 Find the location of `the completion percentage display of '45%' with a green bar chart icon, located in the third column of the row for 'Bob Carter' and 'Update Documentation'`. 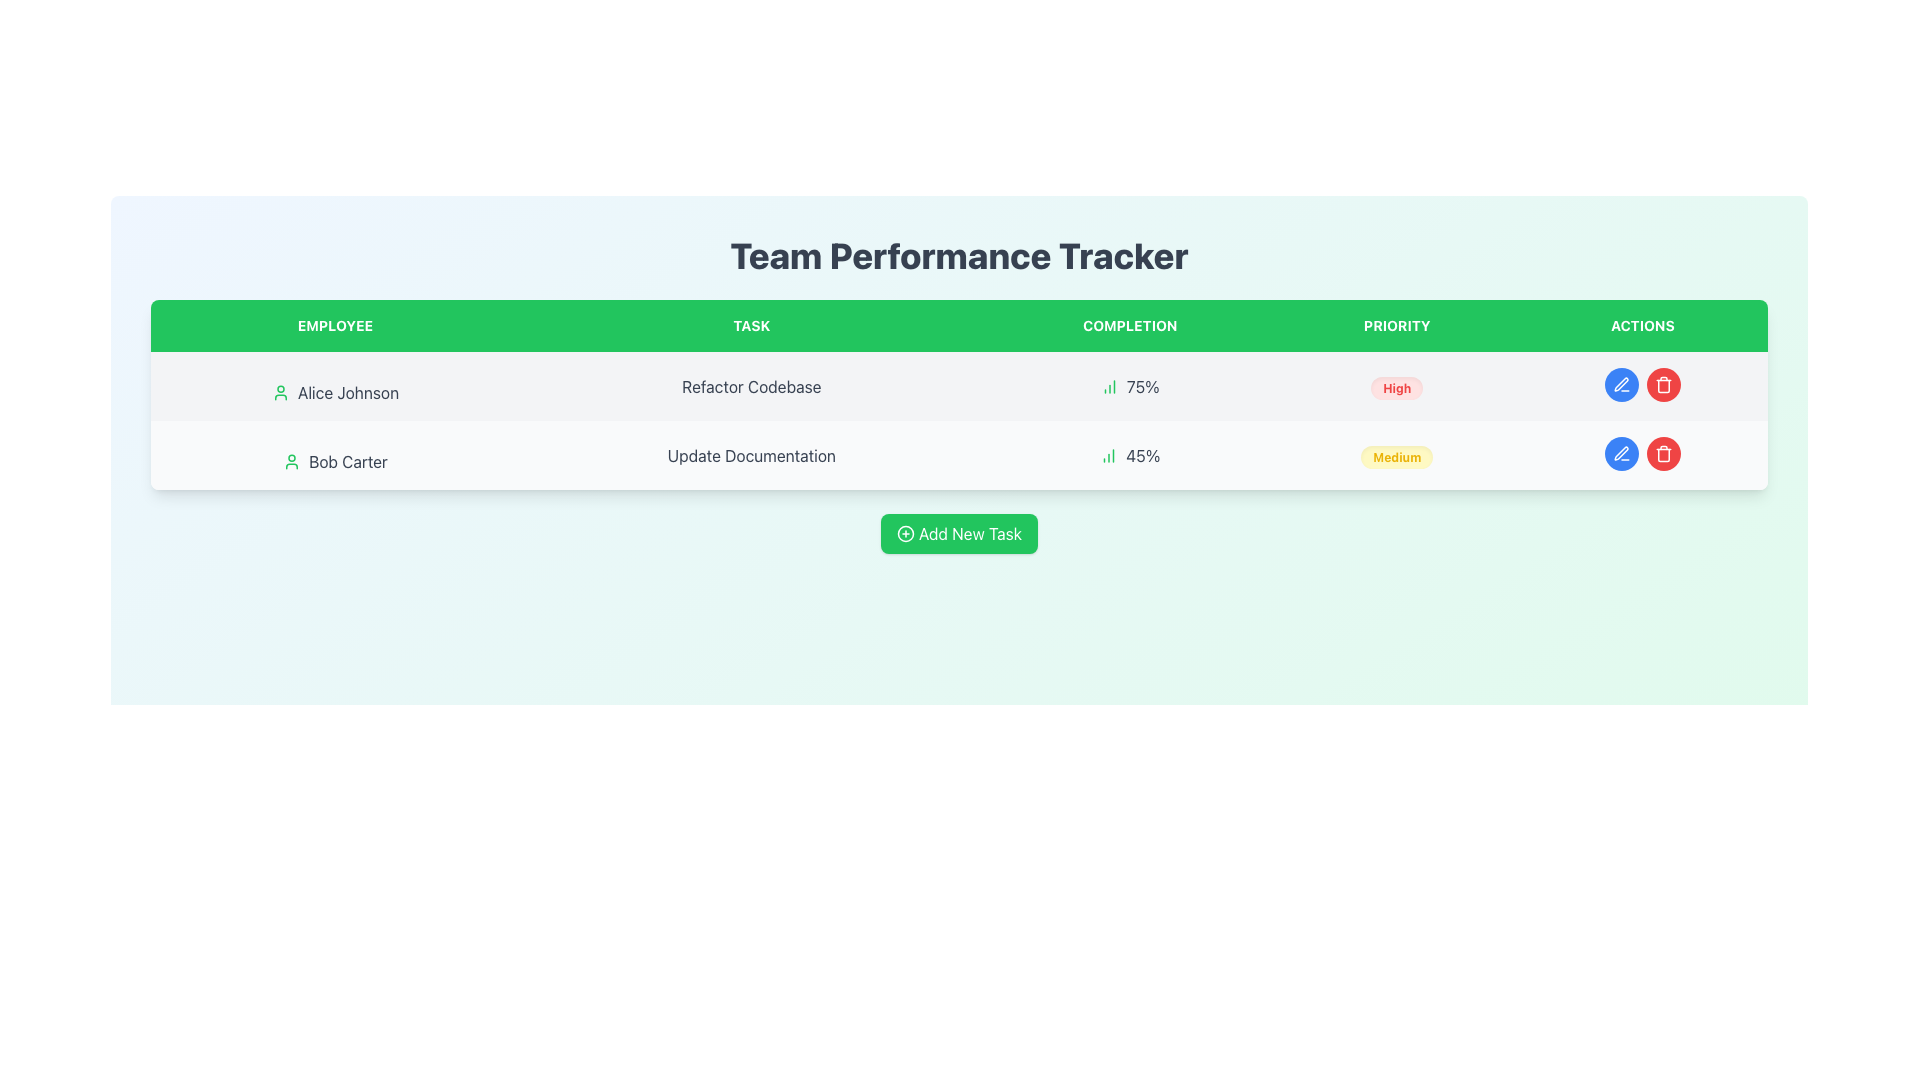

the completion percentage display of '45%' with a green bar chart icon, located in the third column of the row for 'Bob Carter' and 'Update Documentation' is located at coordinates (1129, 455).